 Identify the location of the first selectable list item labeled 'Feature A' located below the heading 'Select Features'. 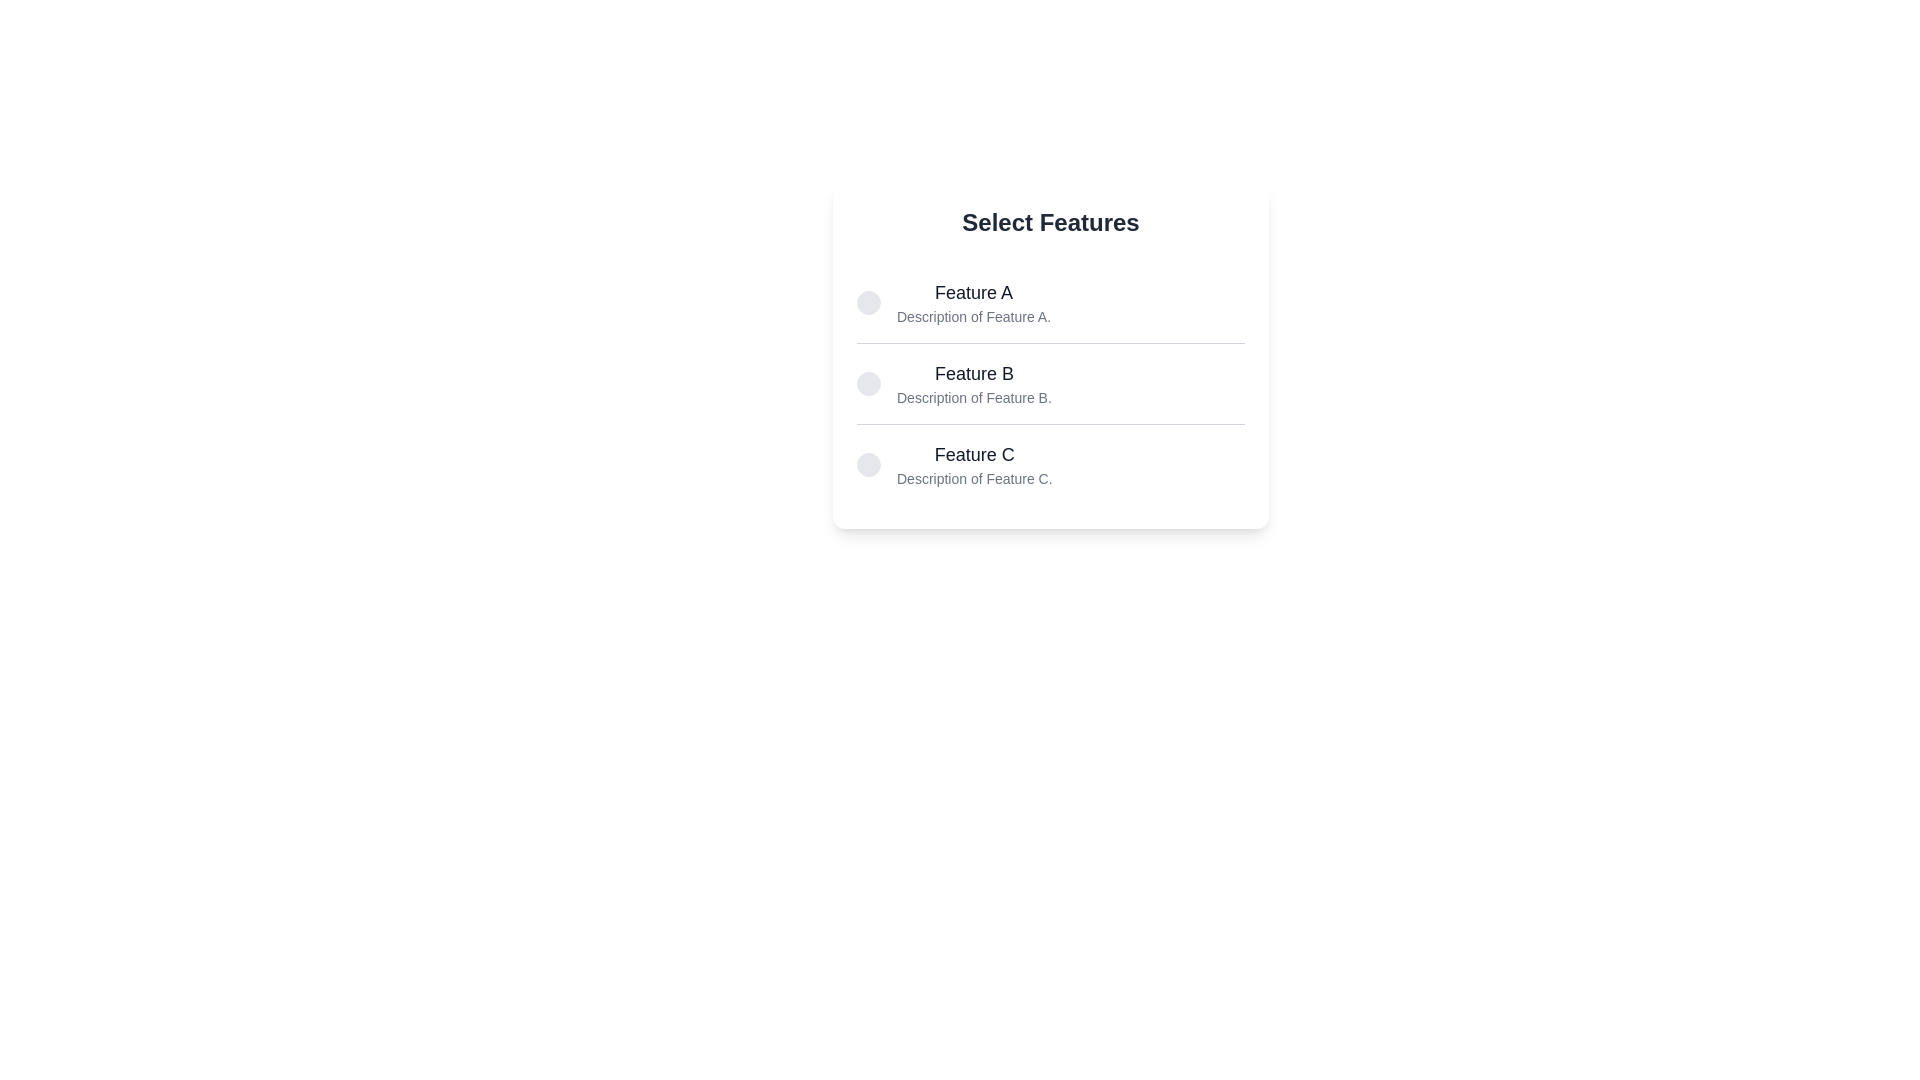
(953, 303).